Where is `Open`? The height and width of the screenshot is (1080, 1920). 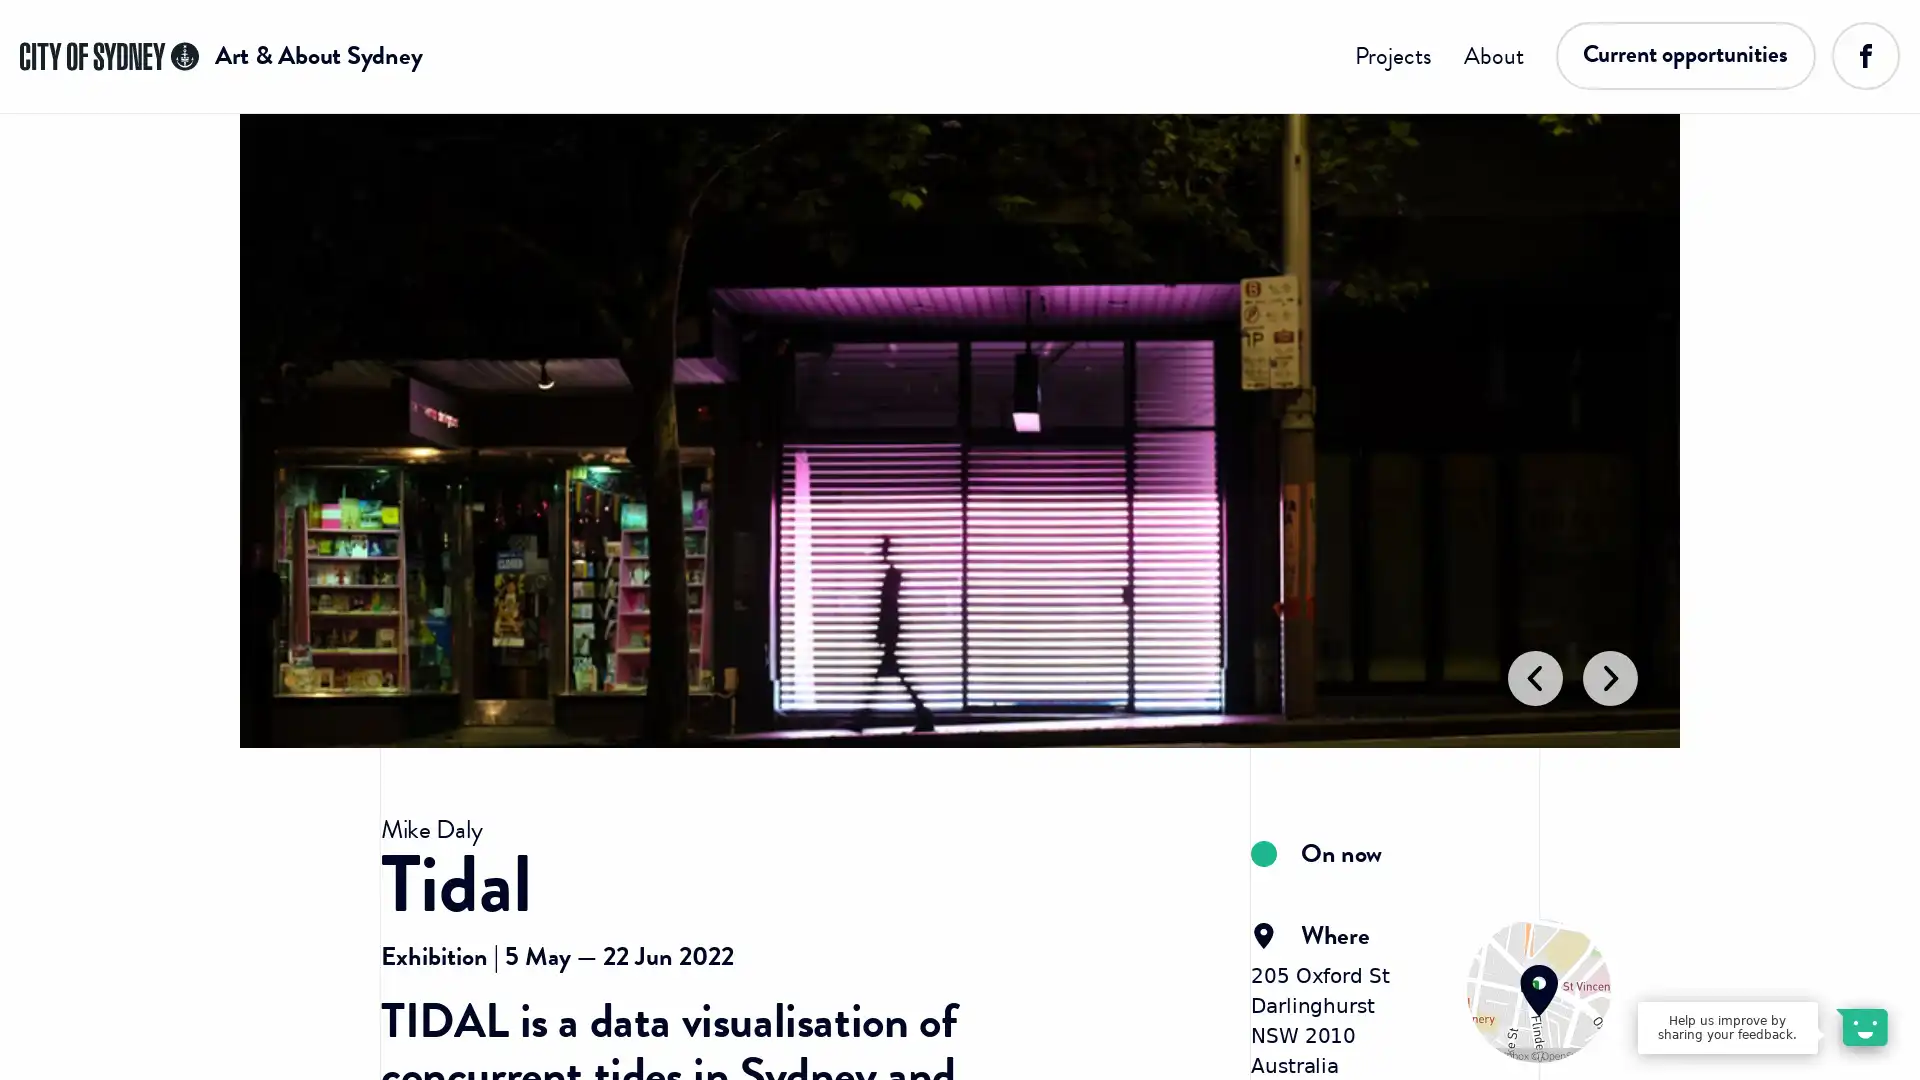 Open is located at coordinates (1860, 1026).